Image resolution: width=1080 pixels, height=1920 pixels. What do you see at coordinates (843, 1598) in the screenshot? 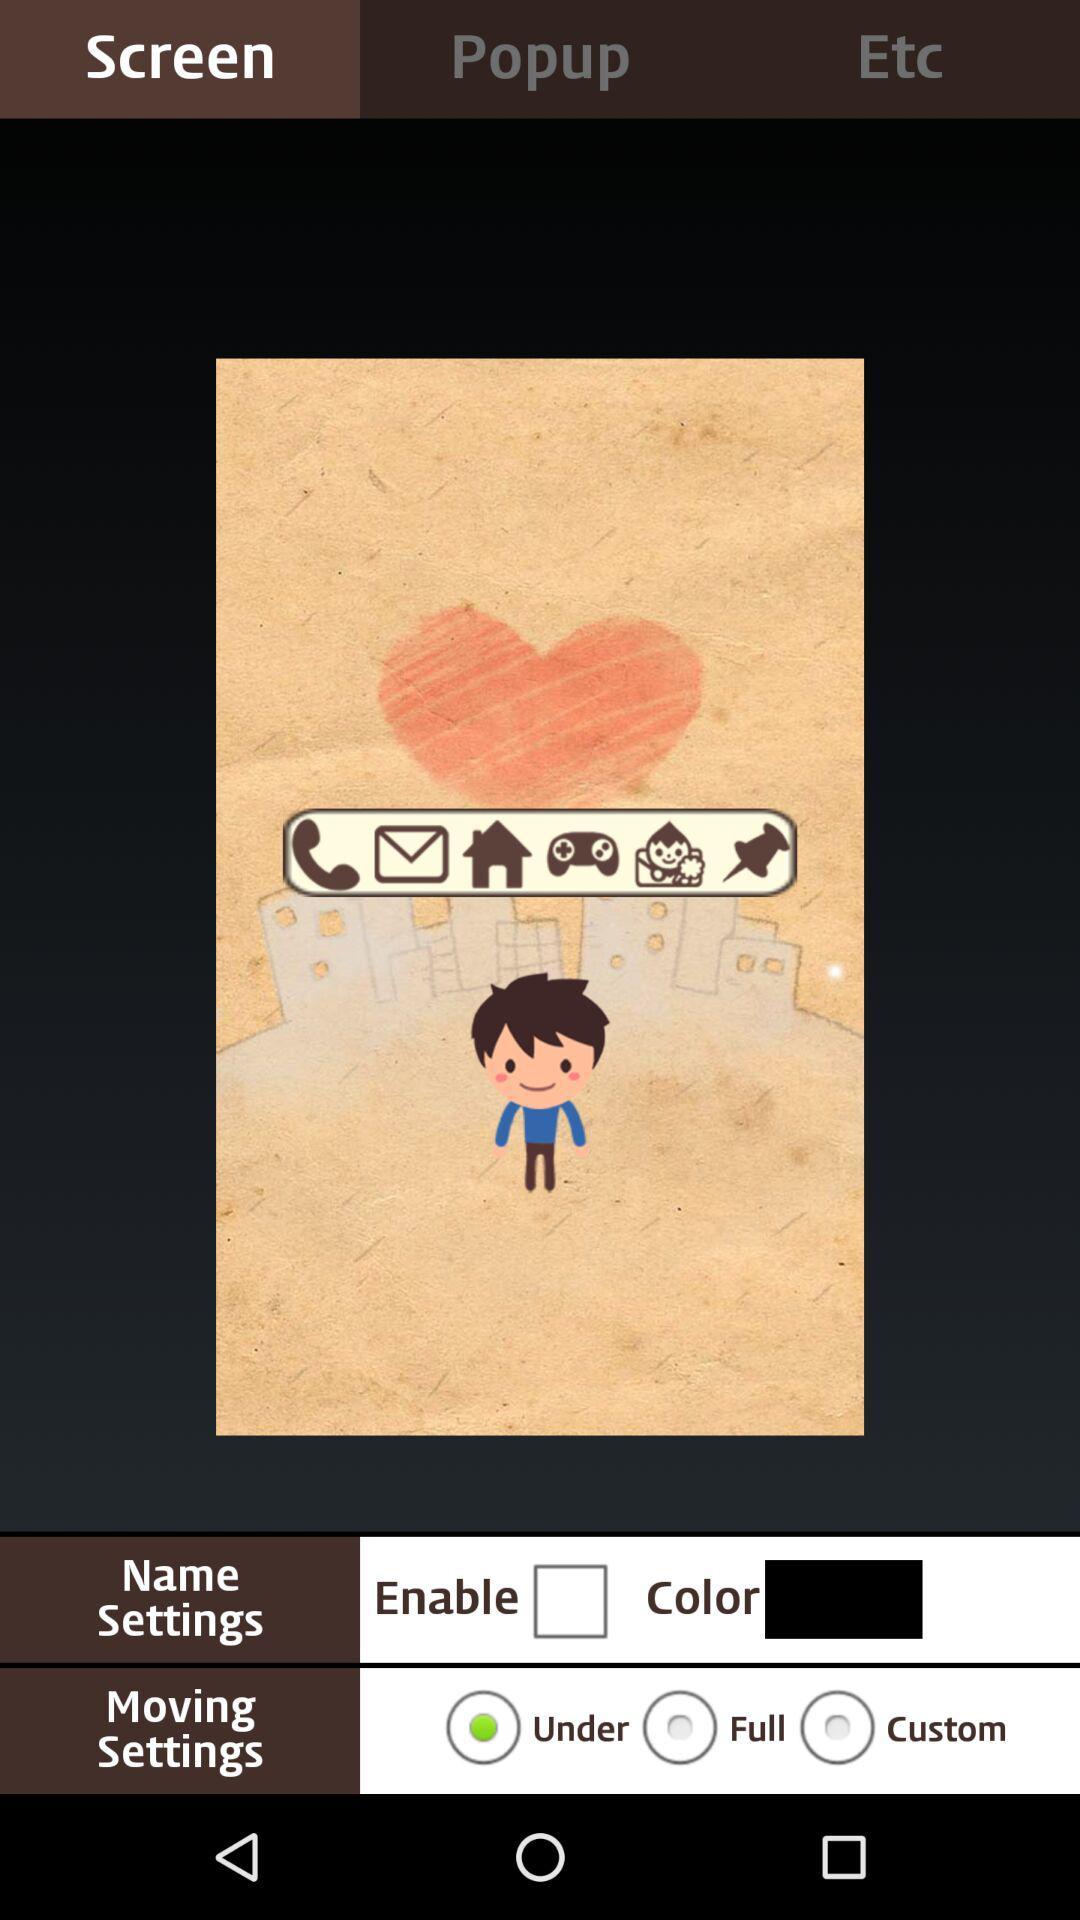
I see `choose a color` at bounding box center [843, 1598].